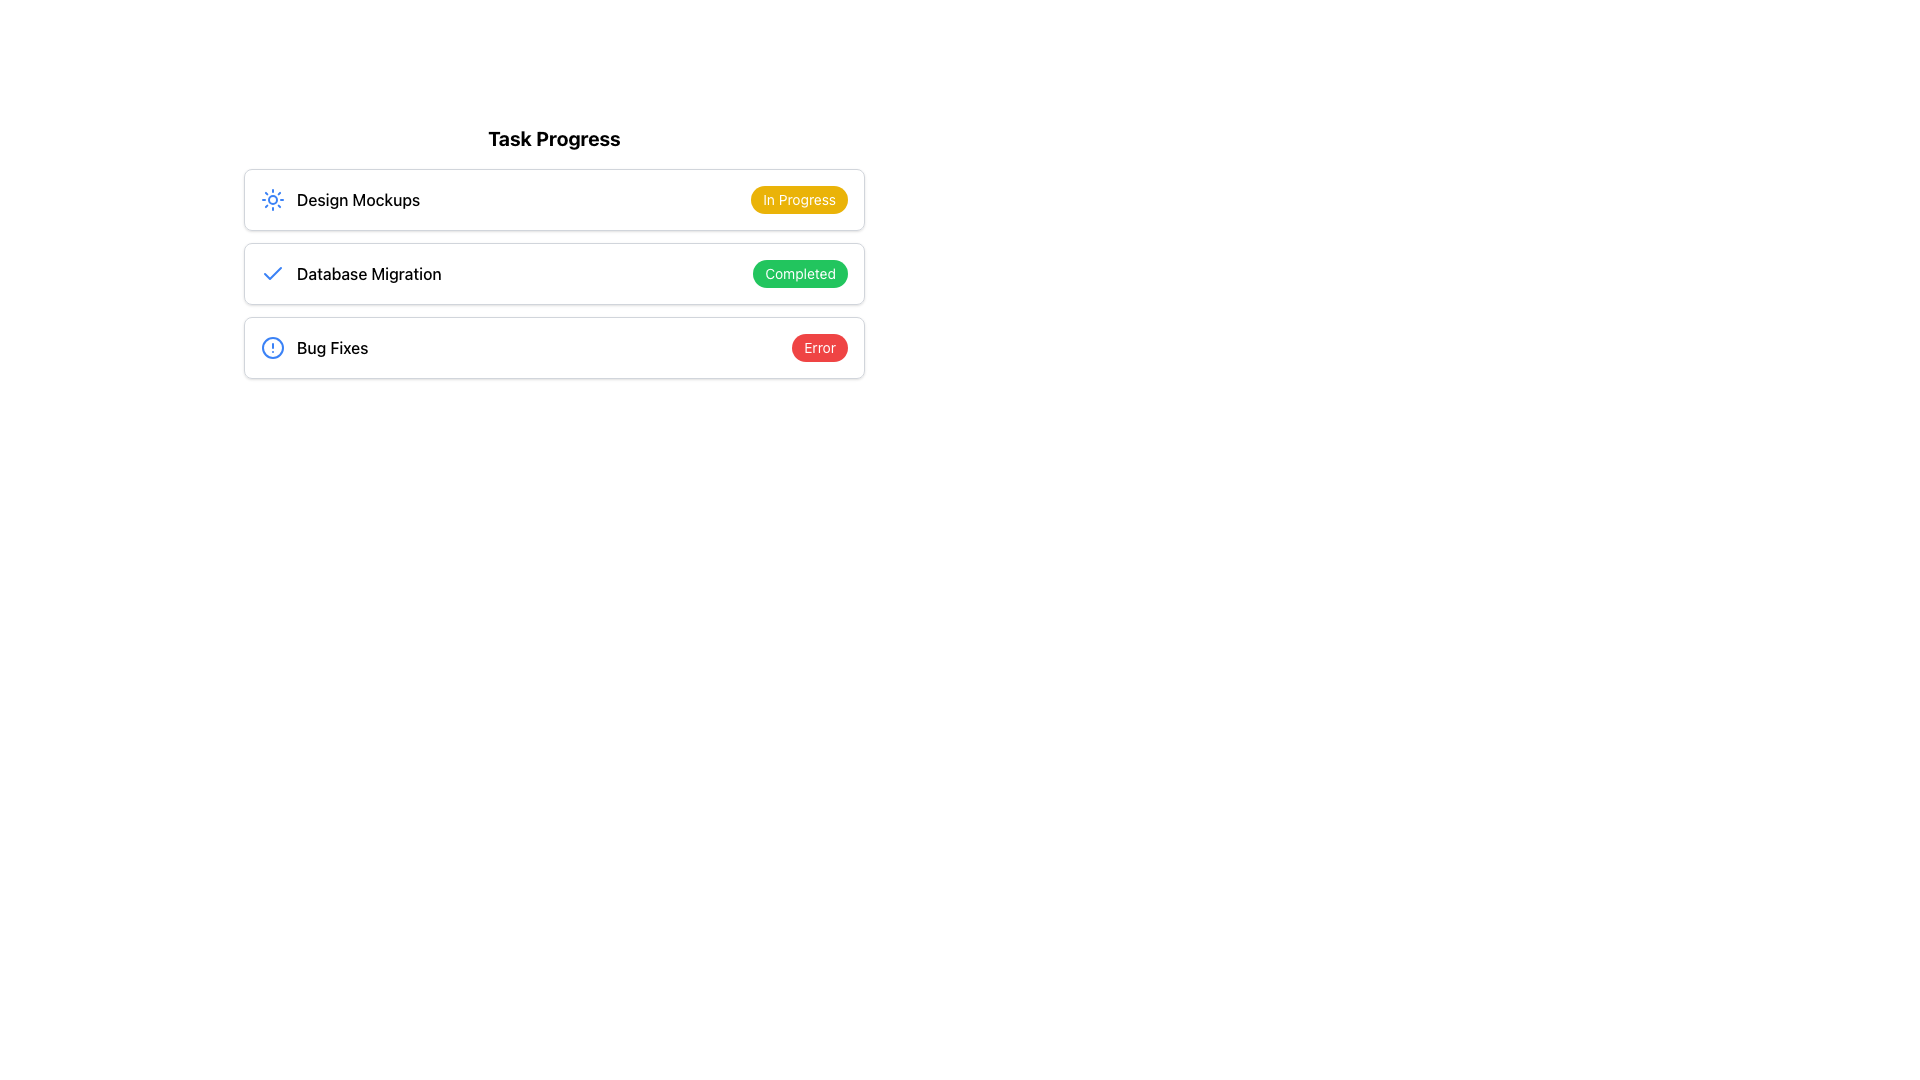 The image size is (1920, 1080). Describe the element at coordinates (554, 137) in the screenshot. I see `the text label that reads 'Task Progress', which is styled with bold text and positioned above a list of task items` at that location.